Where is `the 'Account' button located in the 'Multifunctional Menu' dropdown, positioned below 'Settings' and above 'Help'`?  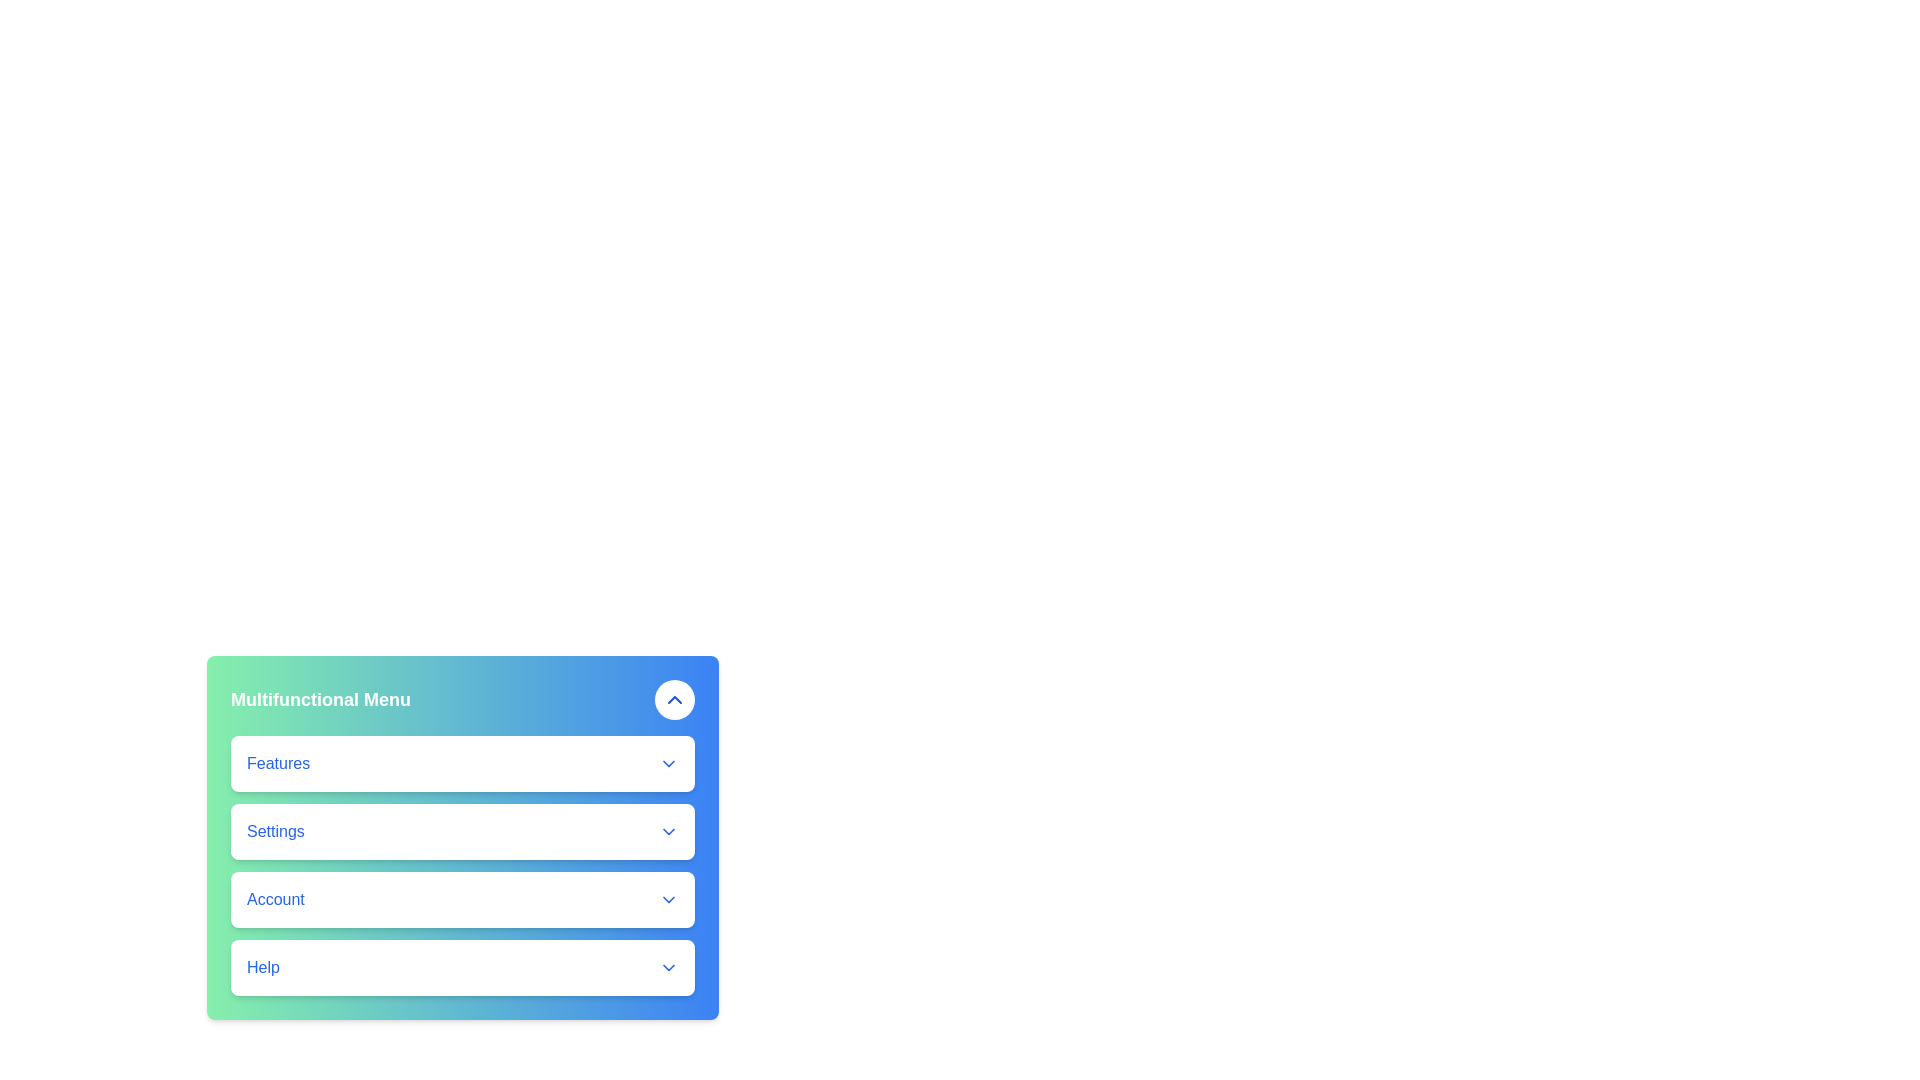
the 'Account' button located in the 'Multifunctional Menu' dropdown, positioned below 'Settings' and above 'Help' is located at coordinates (461, 898).